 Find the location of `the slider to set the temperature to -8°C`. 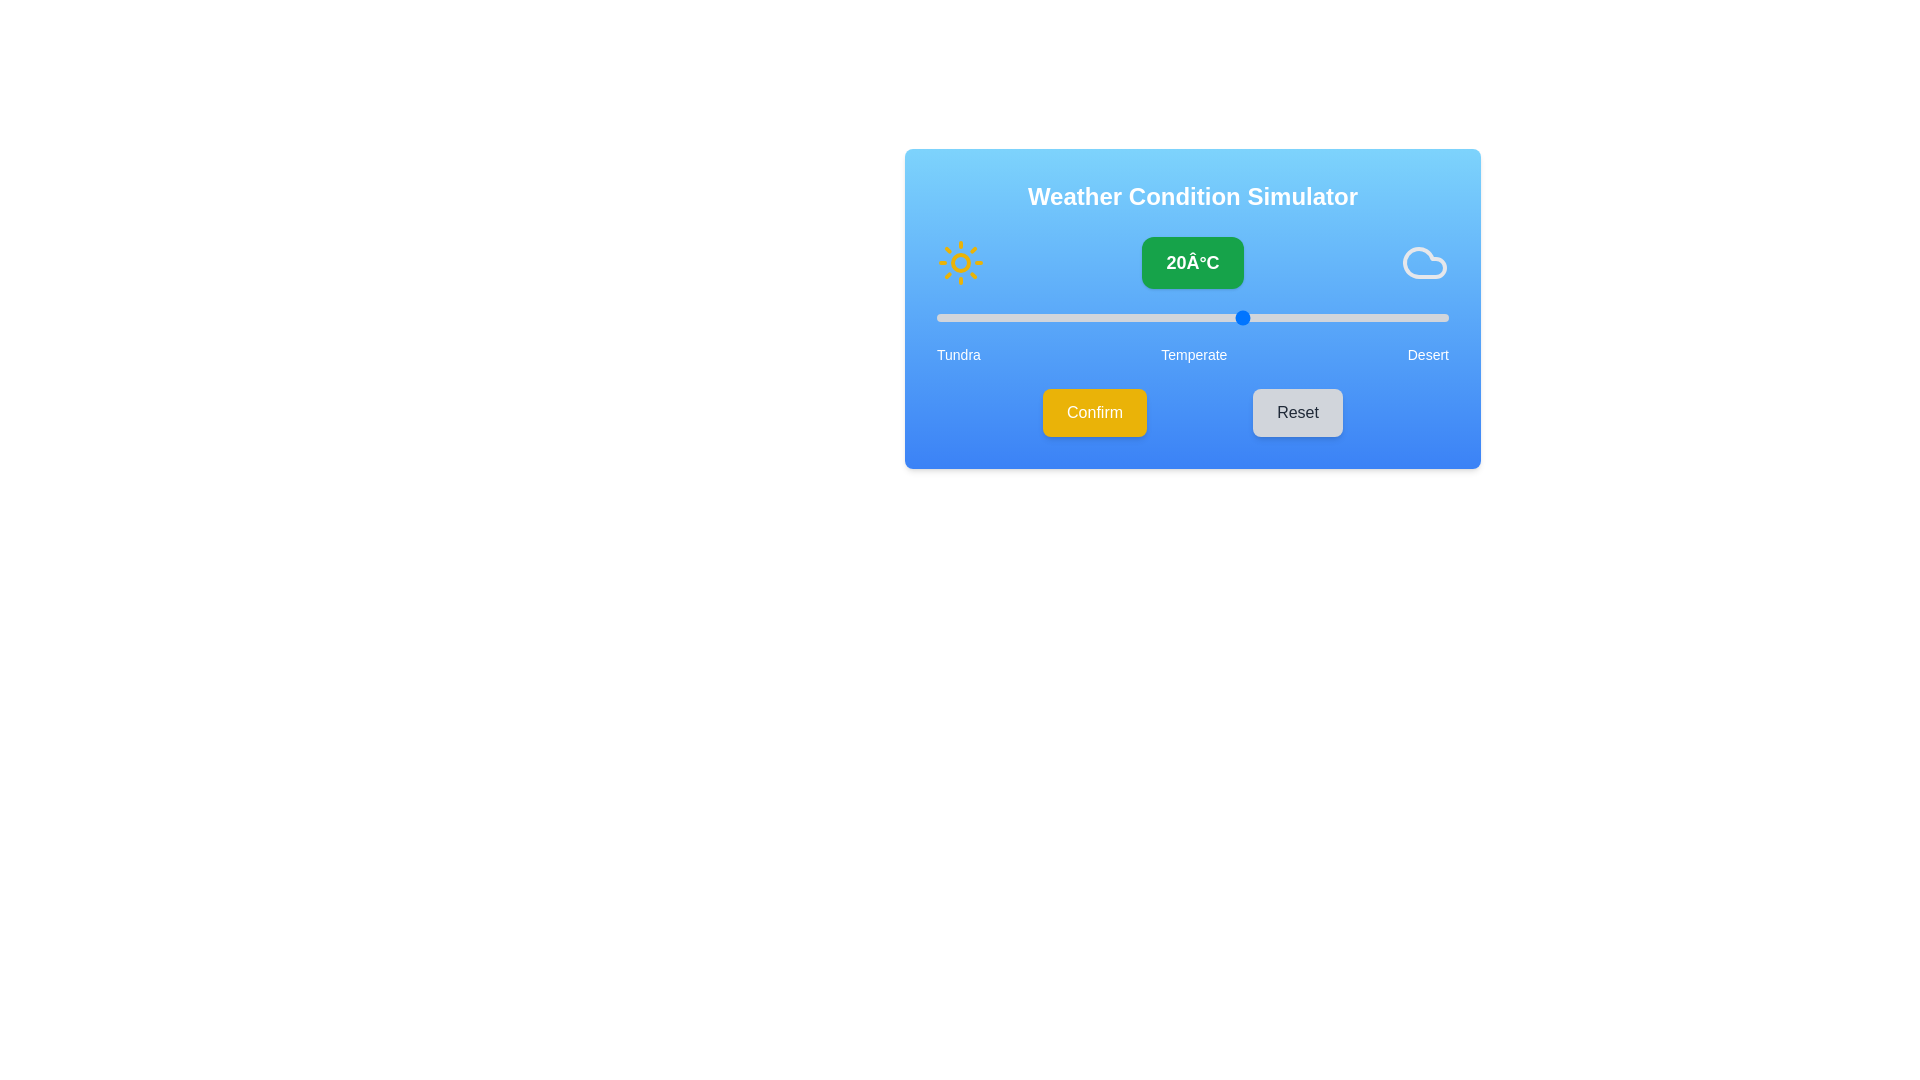

the slider to set the temperature to -8°C is located at coordinates (956, 316).